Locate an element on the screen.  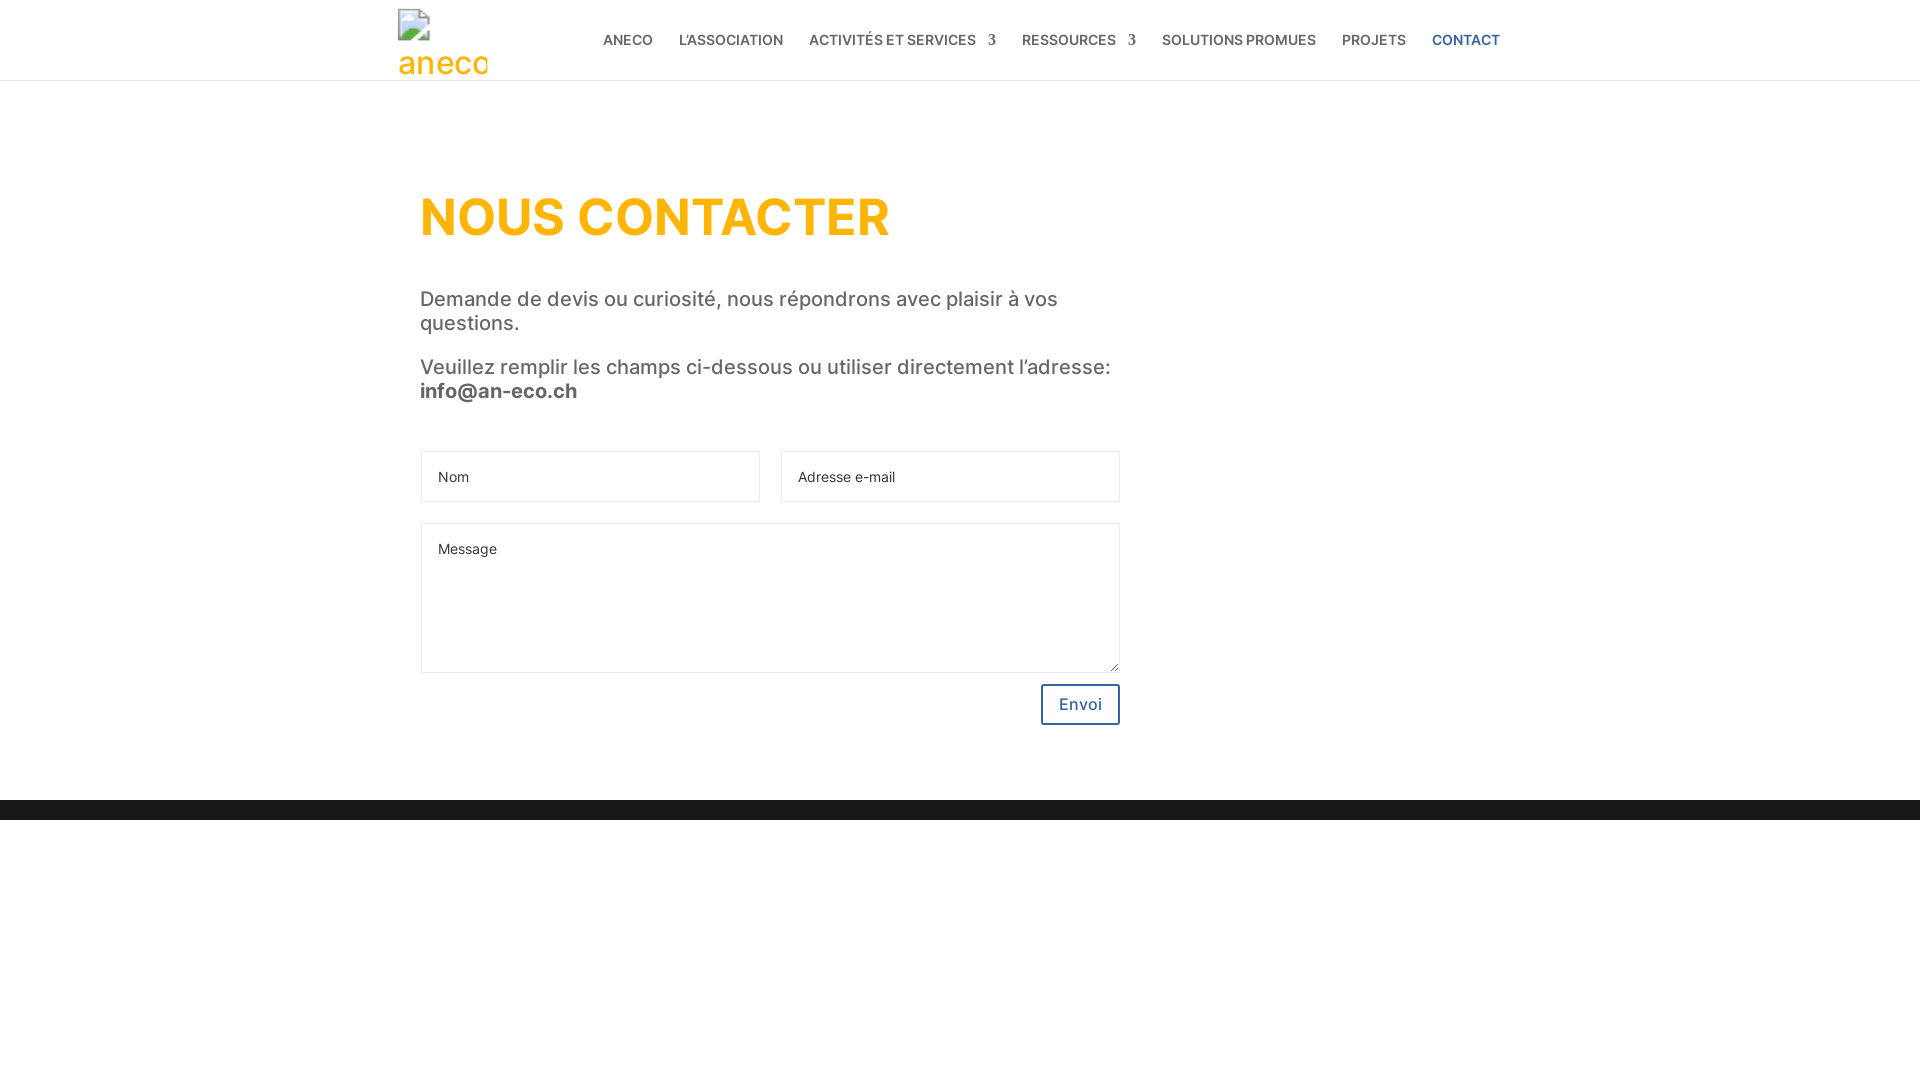
'CONTACT' is located at coordinates (1430, 55).